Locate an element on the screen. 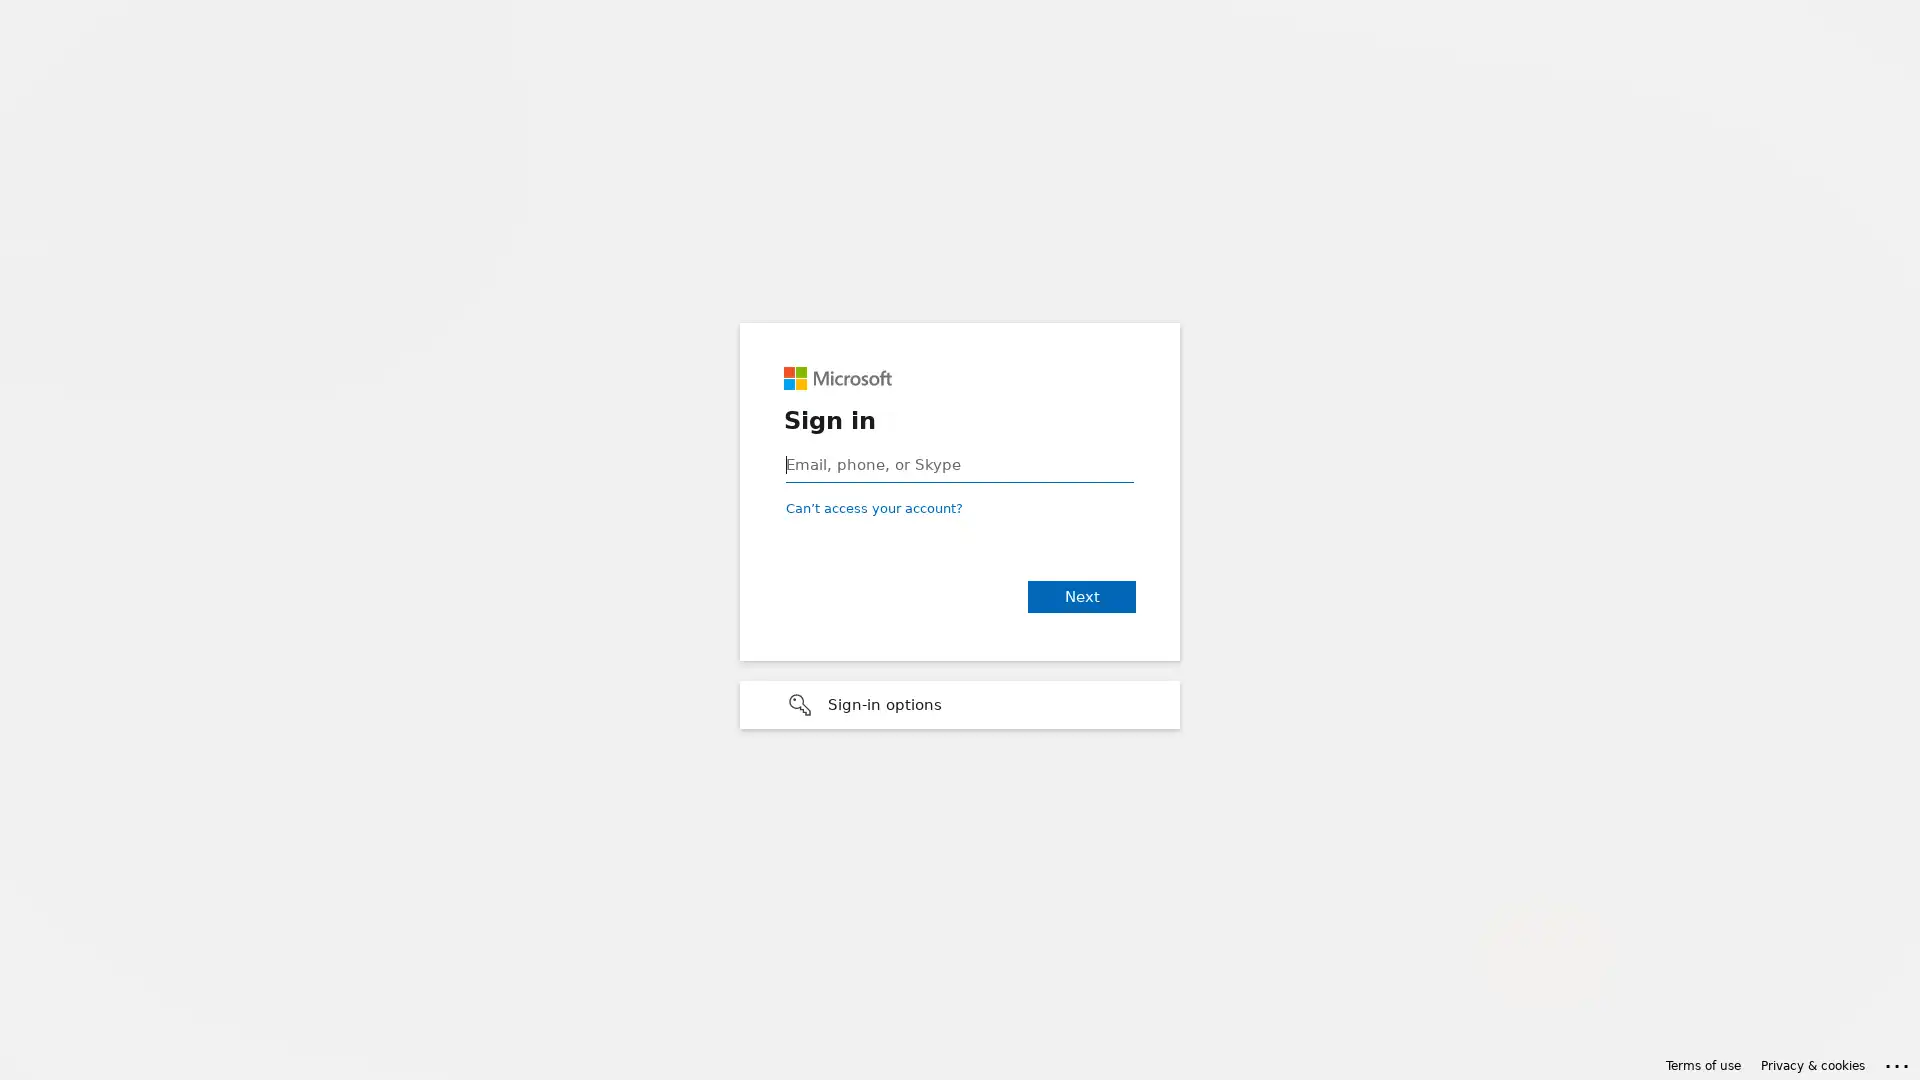 This screenshot has height=1080, width=1920. Click here for troubleshooting information is located at coordinates (1897, 1062).